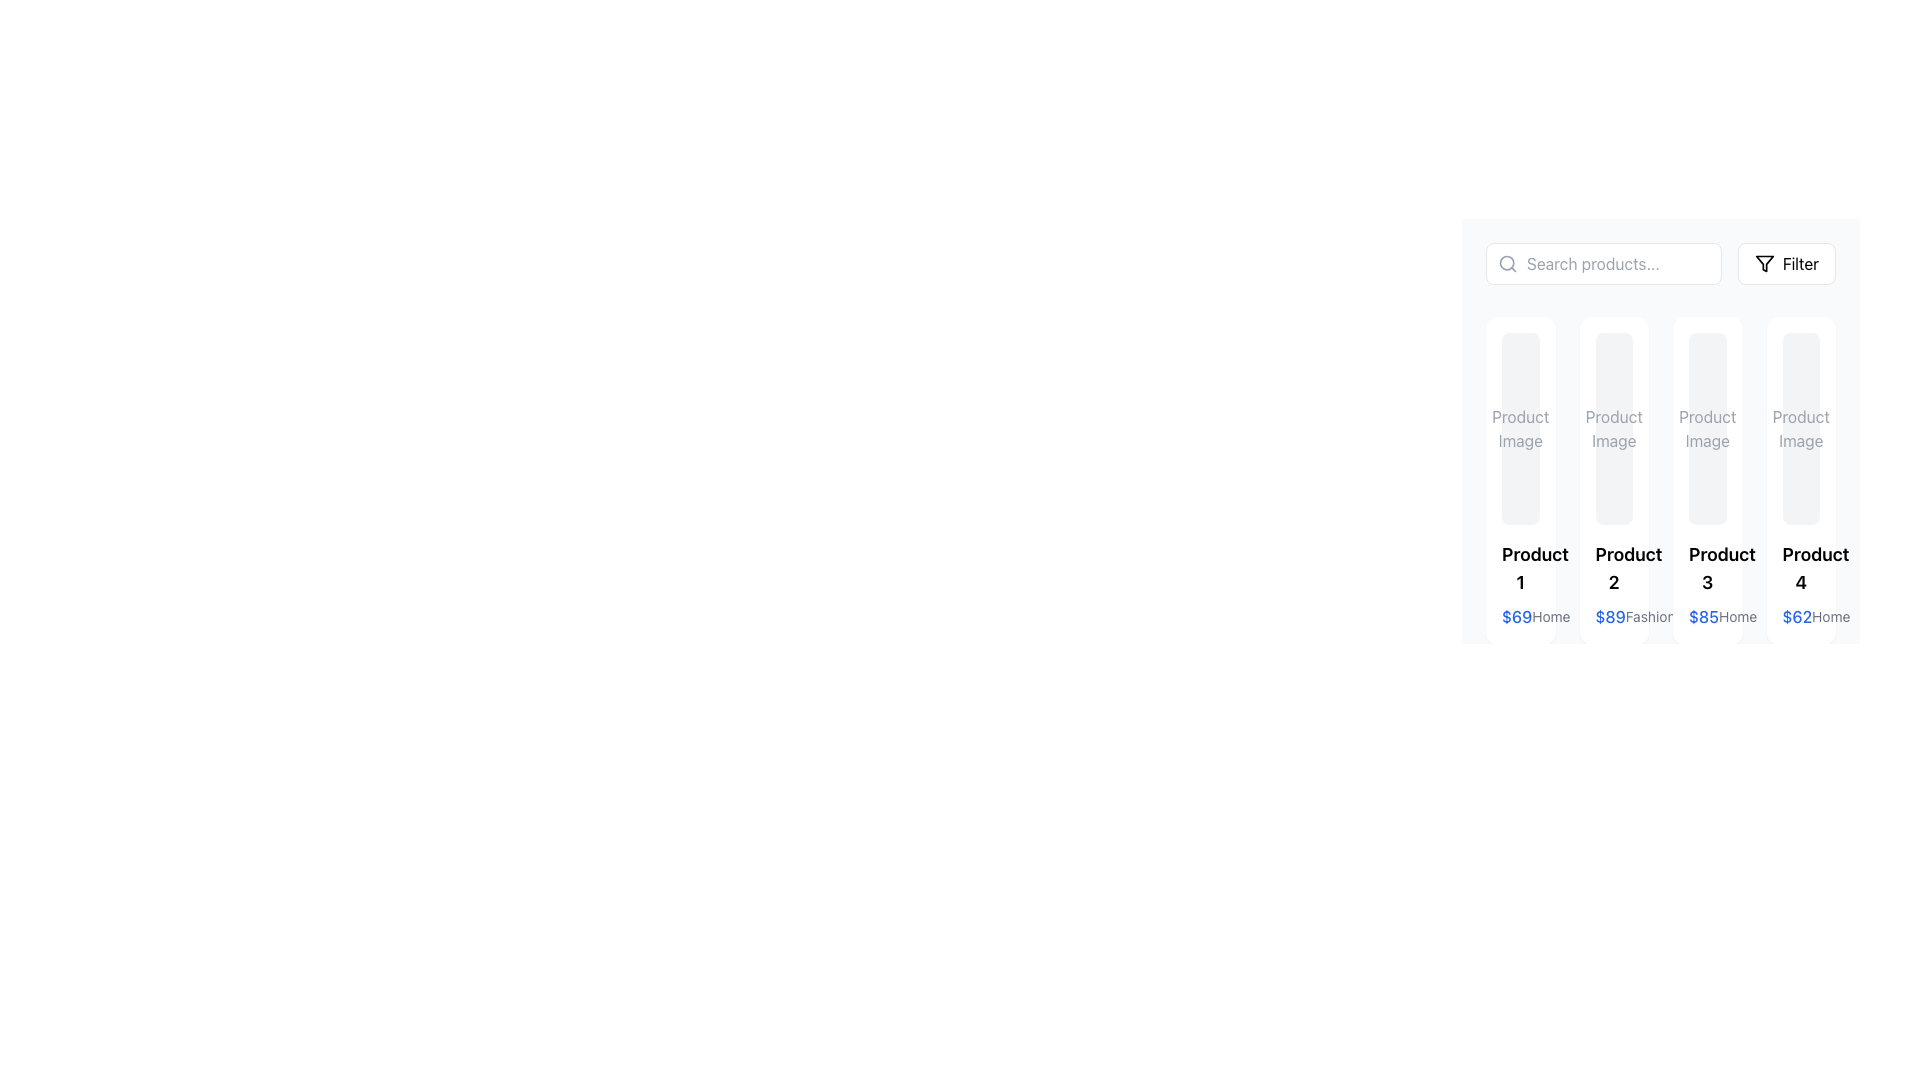 This screenshot has height=1080, width=1920. I want to click on the Text Label displaying 'Product 4', which is positioned below the image placeholder and above the price and category section, so click(1801, 569).